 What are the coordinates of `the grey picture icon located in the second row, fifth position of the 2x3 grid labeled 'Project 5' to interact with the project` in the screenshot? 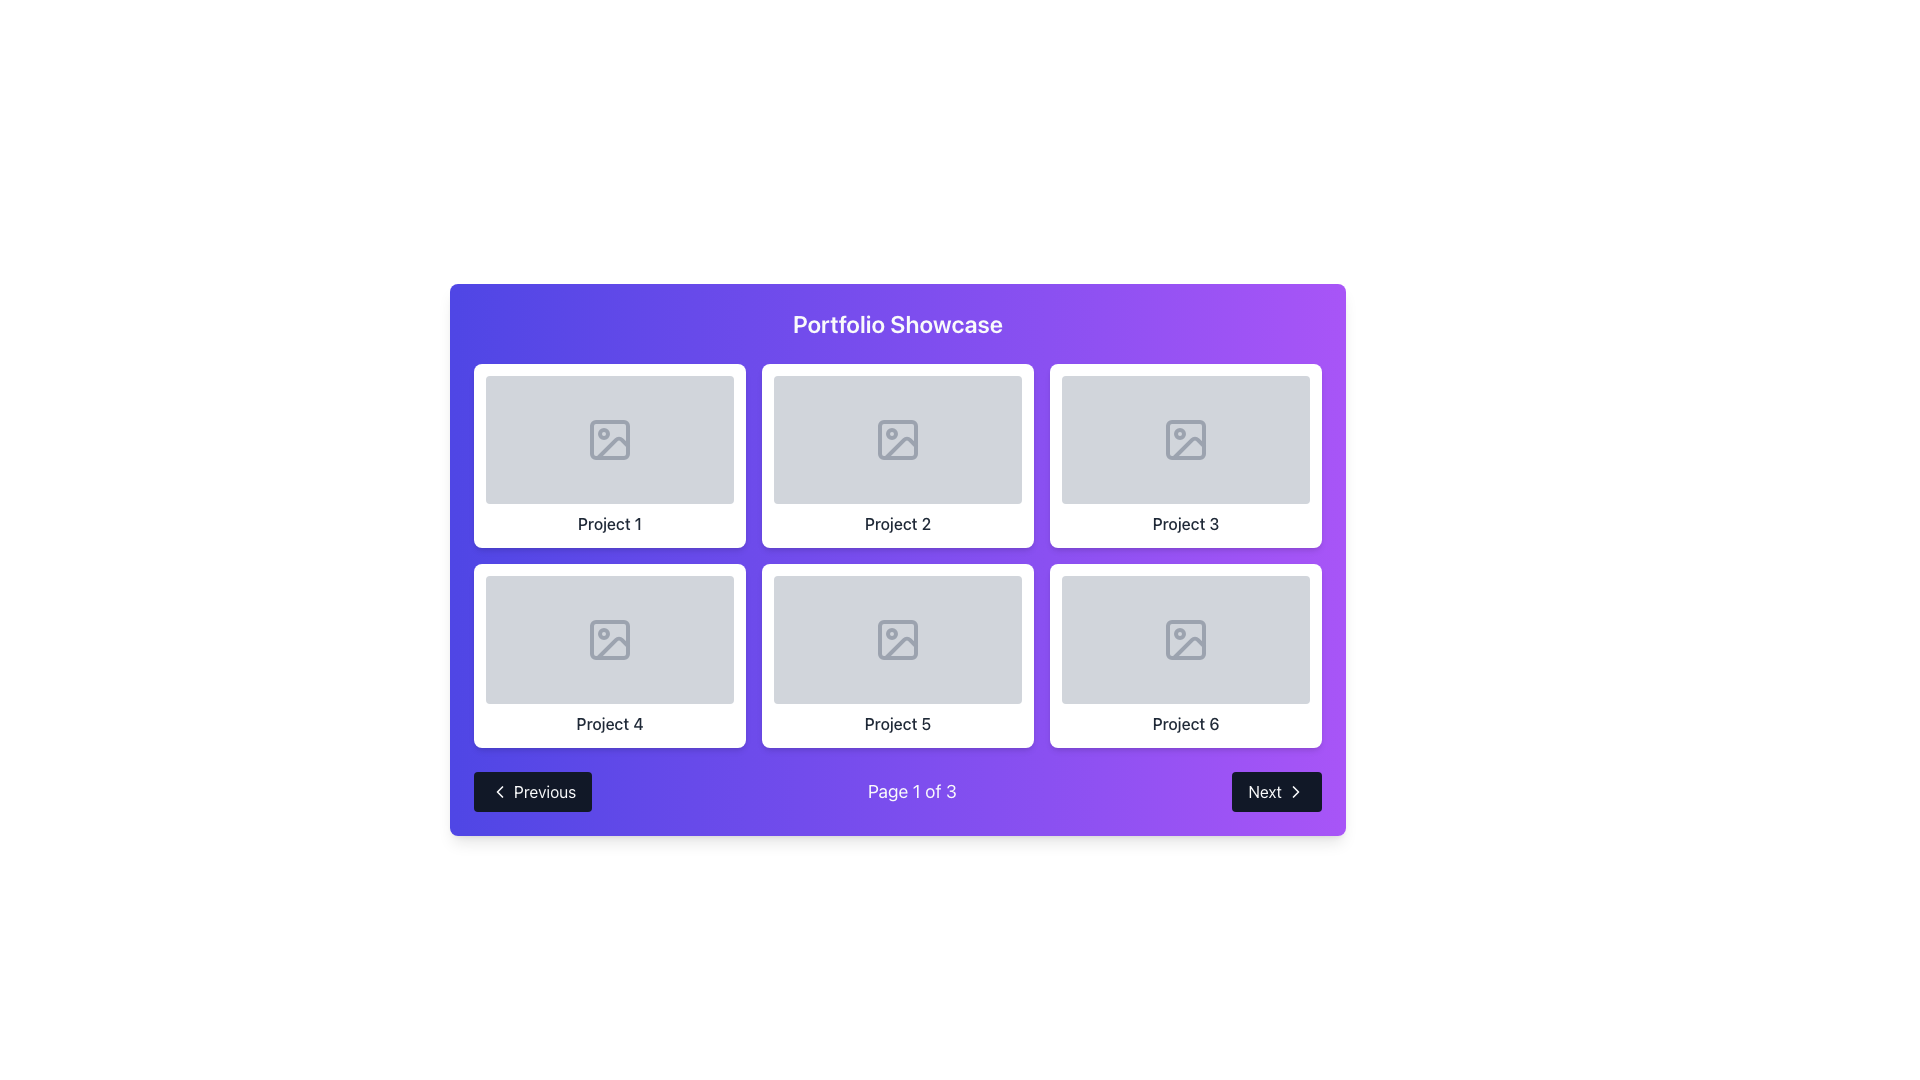 It's located at (896, 640).